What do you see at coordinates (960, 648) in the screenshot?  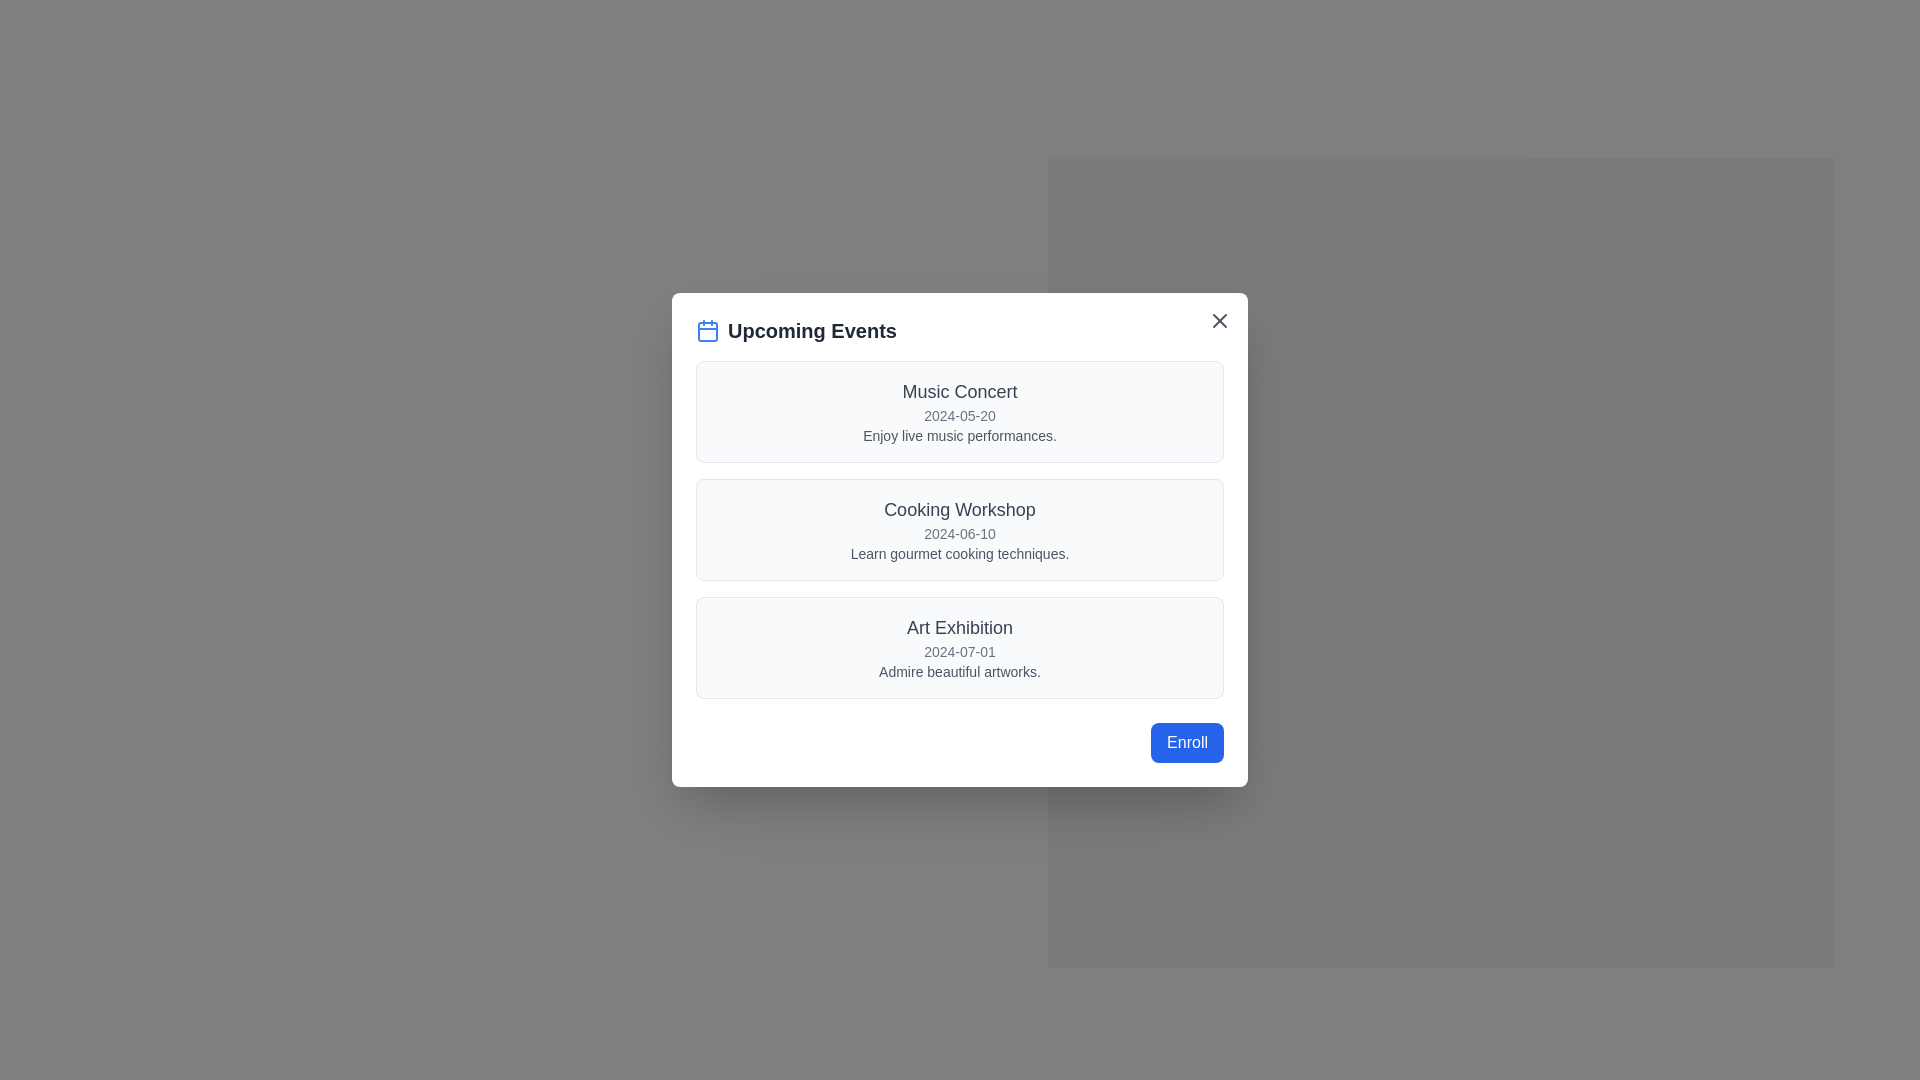 I see `the informational card about the 'Art Exhibition' located in the 'Upcoming Events' section, which is the last entry in the list` at bounding box center [960, 648].